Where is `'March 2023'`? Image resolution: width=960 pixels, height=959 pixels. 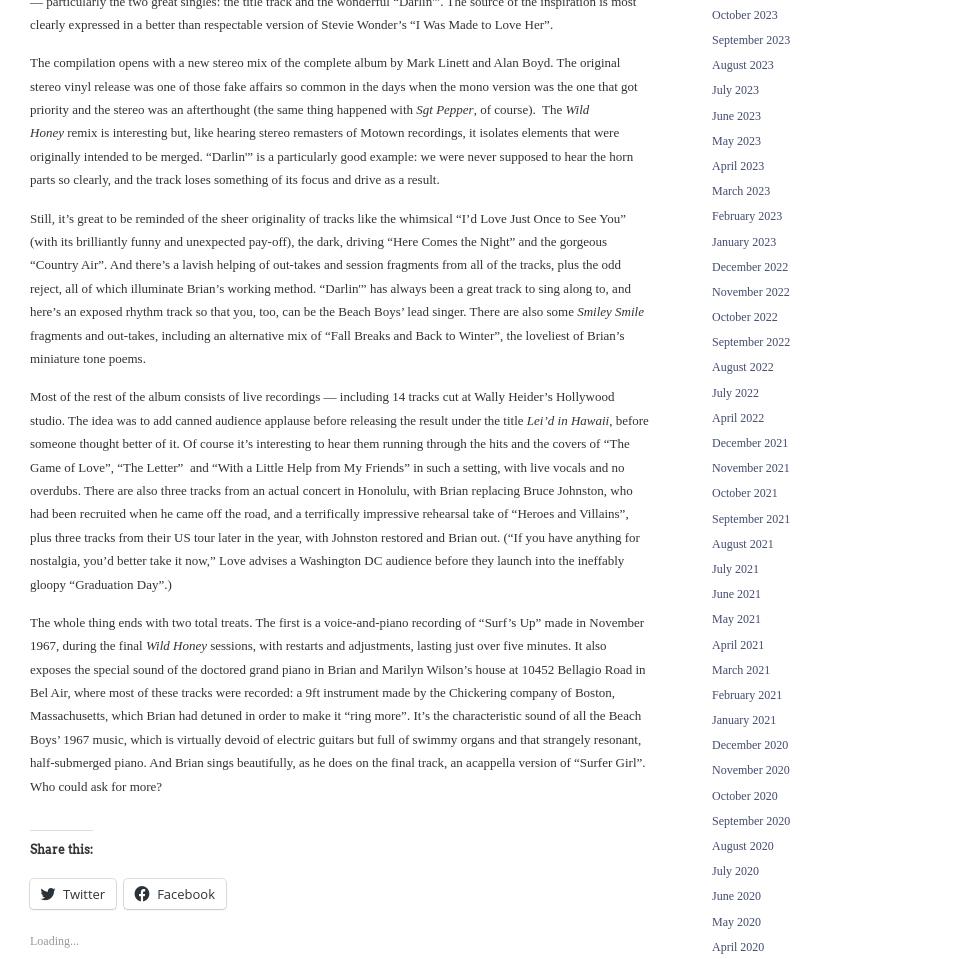 'March 2023' is located at coordinates (712, 190).